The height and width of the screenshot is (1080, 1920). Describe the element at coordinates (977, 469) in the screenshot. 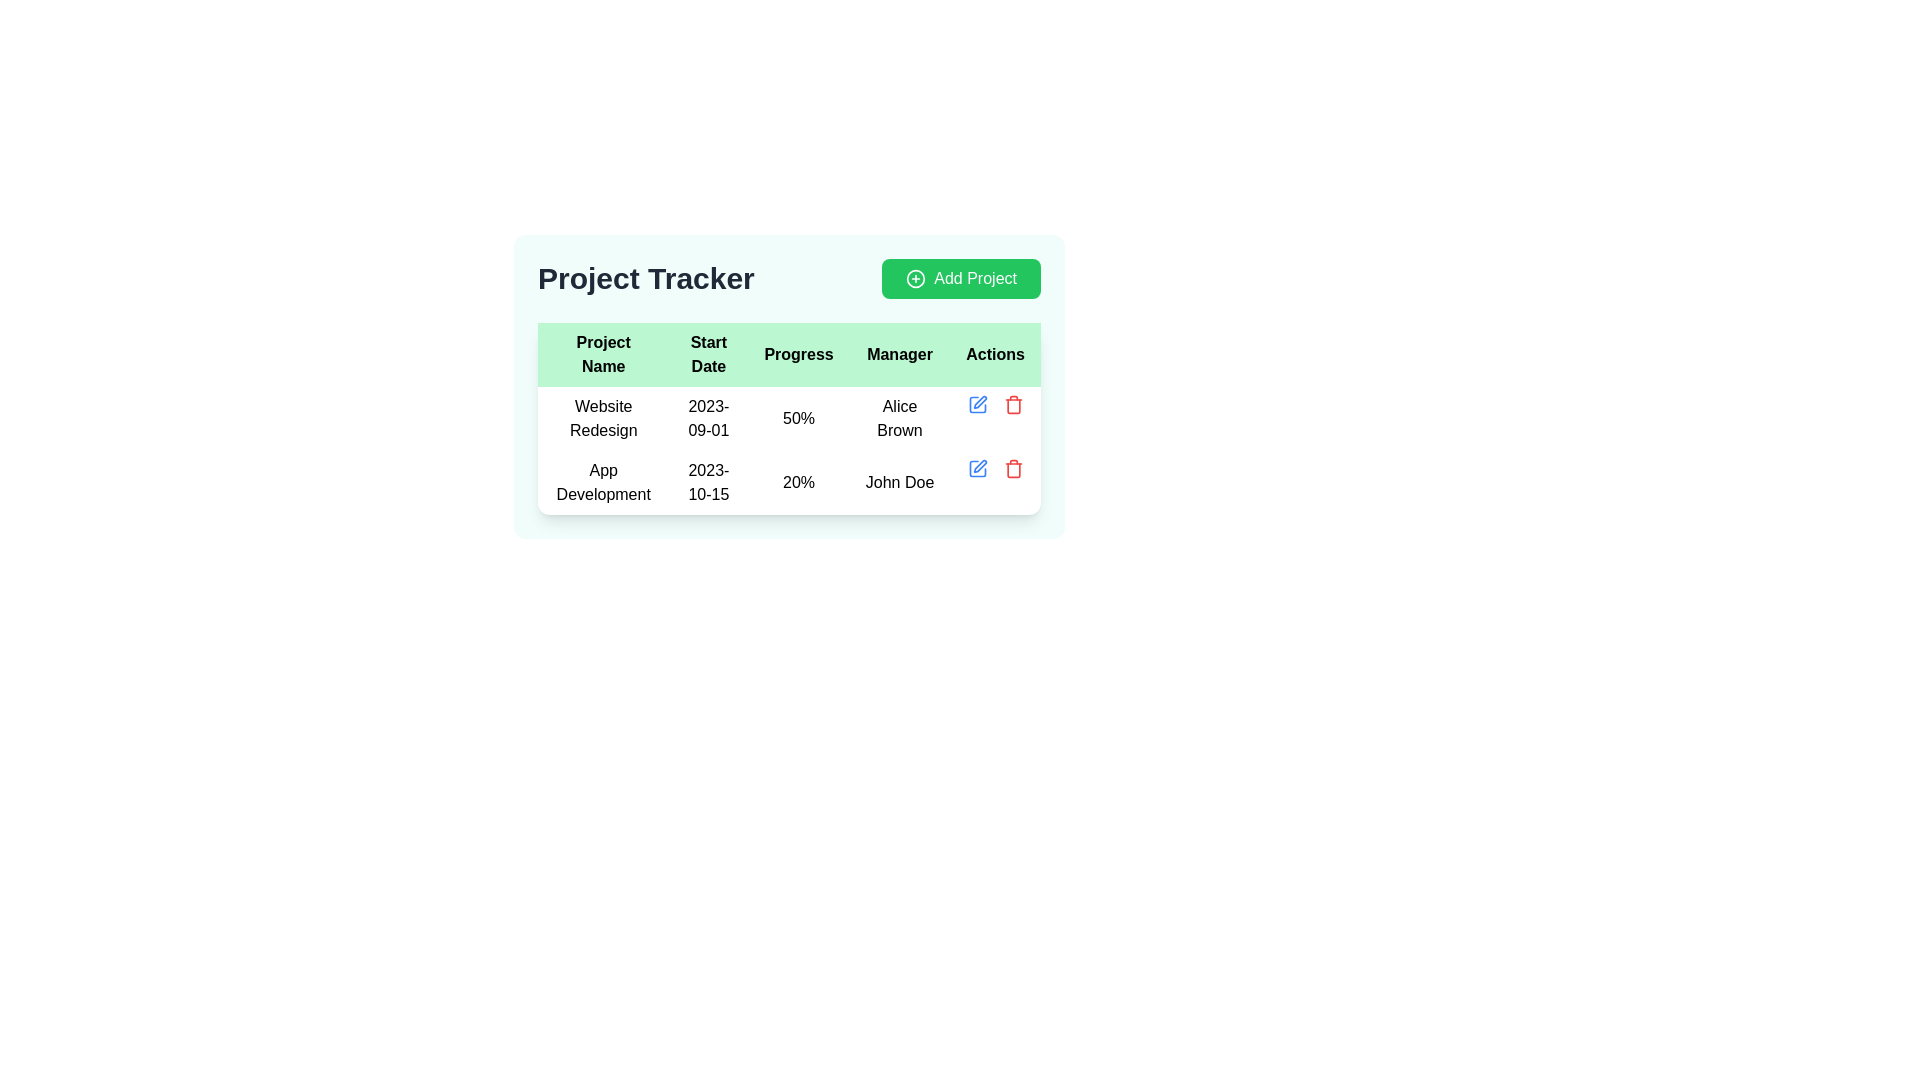

I see `the blue pen icon in the 'Actions' column of the second row of the table` at that location.